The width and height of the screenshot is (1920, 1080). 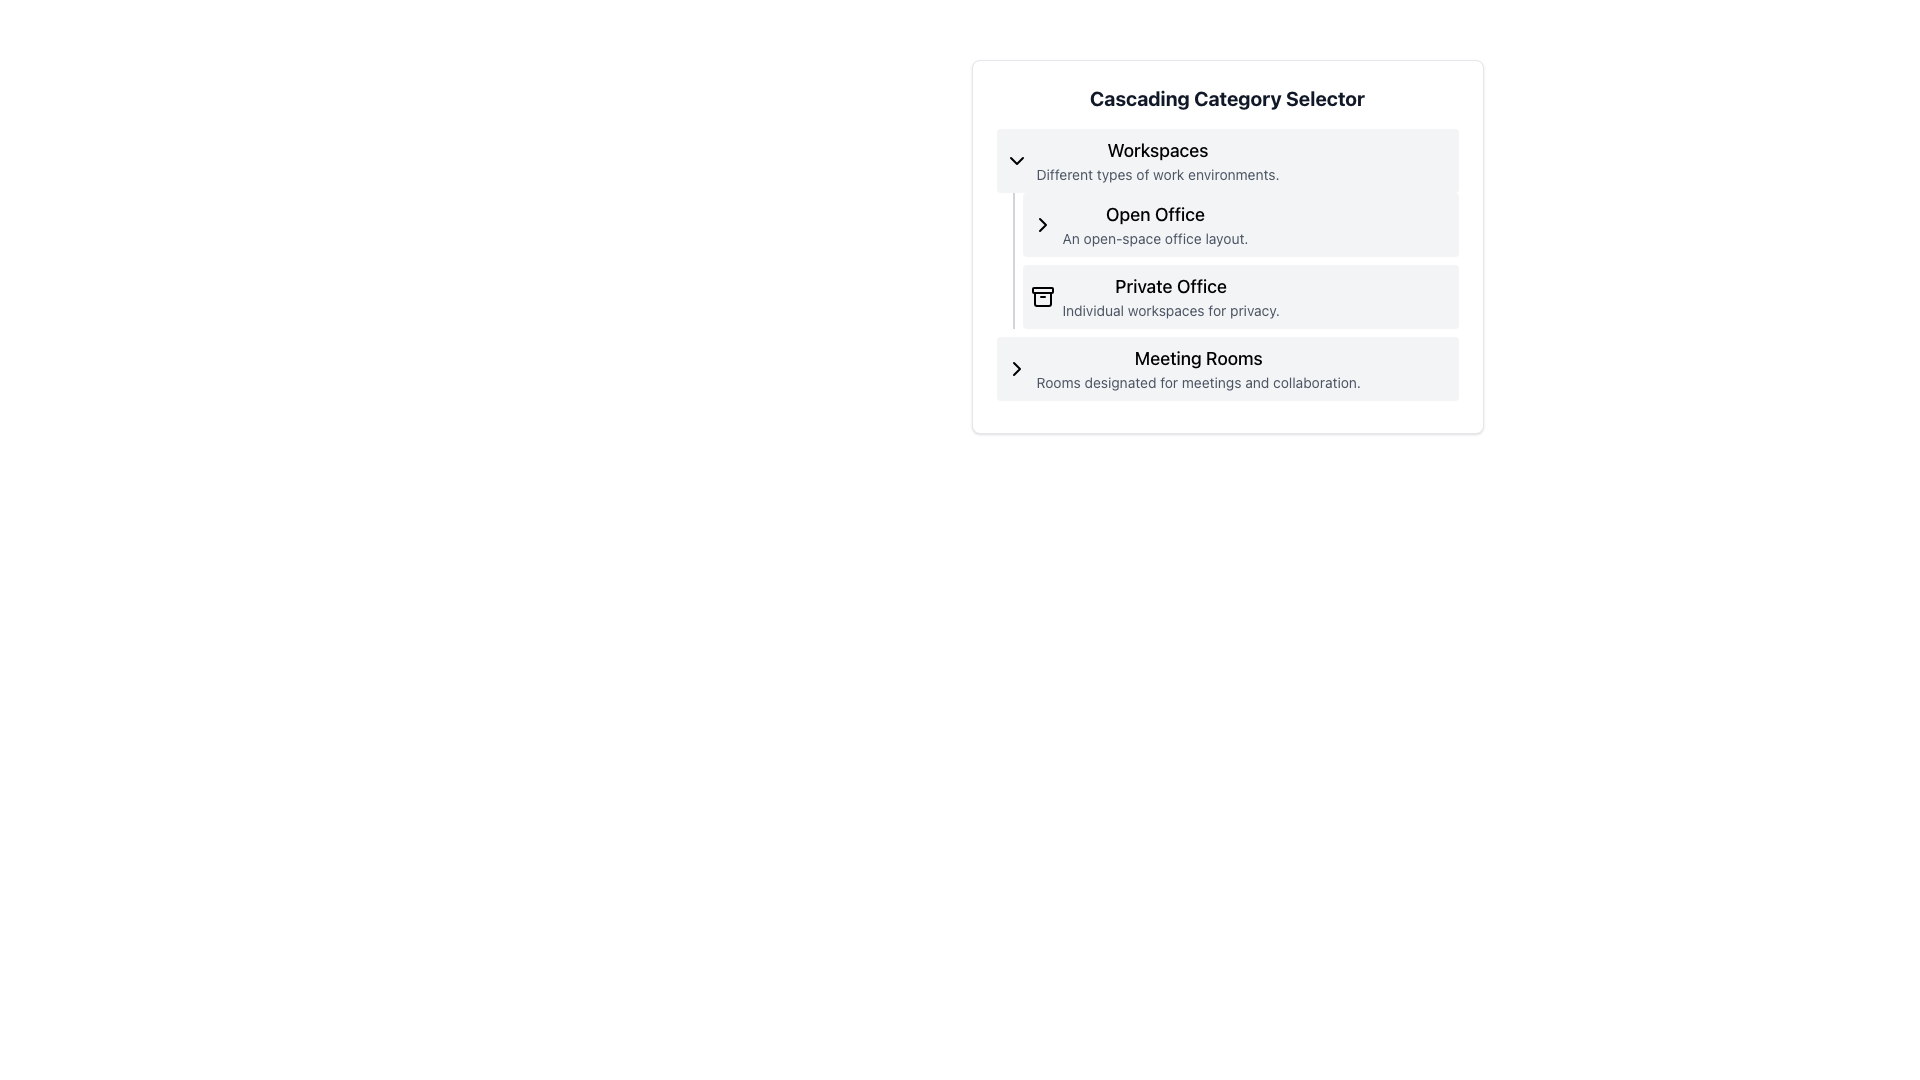 What do you see at coordinates (1226, 227) in the screenshot?
I see `the individual item within the second row of the list that contains information about open office and private office workspaces` at bounding box center [1226, 227].